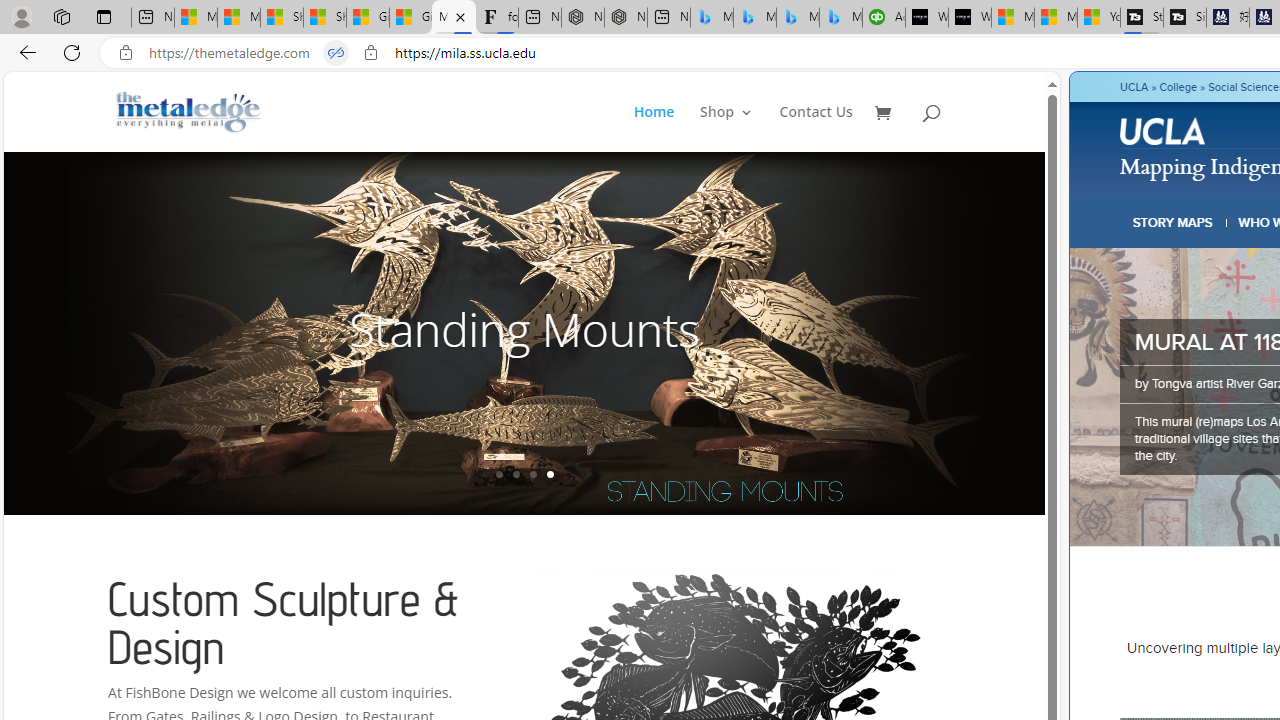  What do you see at coordinates (1173, 222) in the screenshot?
I see `'STORY MAPS'` at bounding box center [1173, 222].